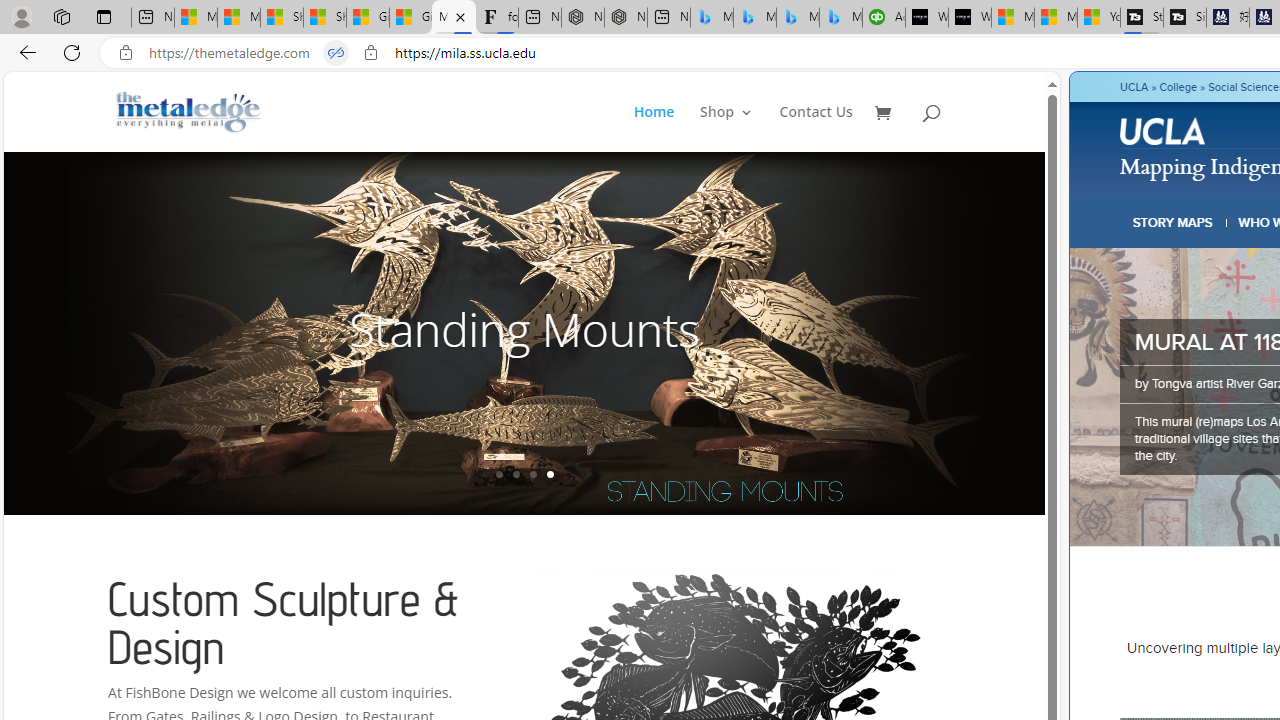  What do you see at coordinates (1173, 222) in the screenshot?
I see `'STORY MAPS'` at bounding box center [1173, 222].